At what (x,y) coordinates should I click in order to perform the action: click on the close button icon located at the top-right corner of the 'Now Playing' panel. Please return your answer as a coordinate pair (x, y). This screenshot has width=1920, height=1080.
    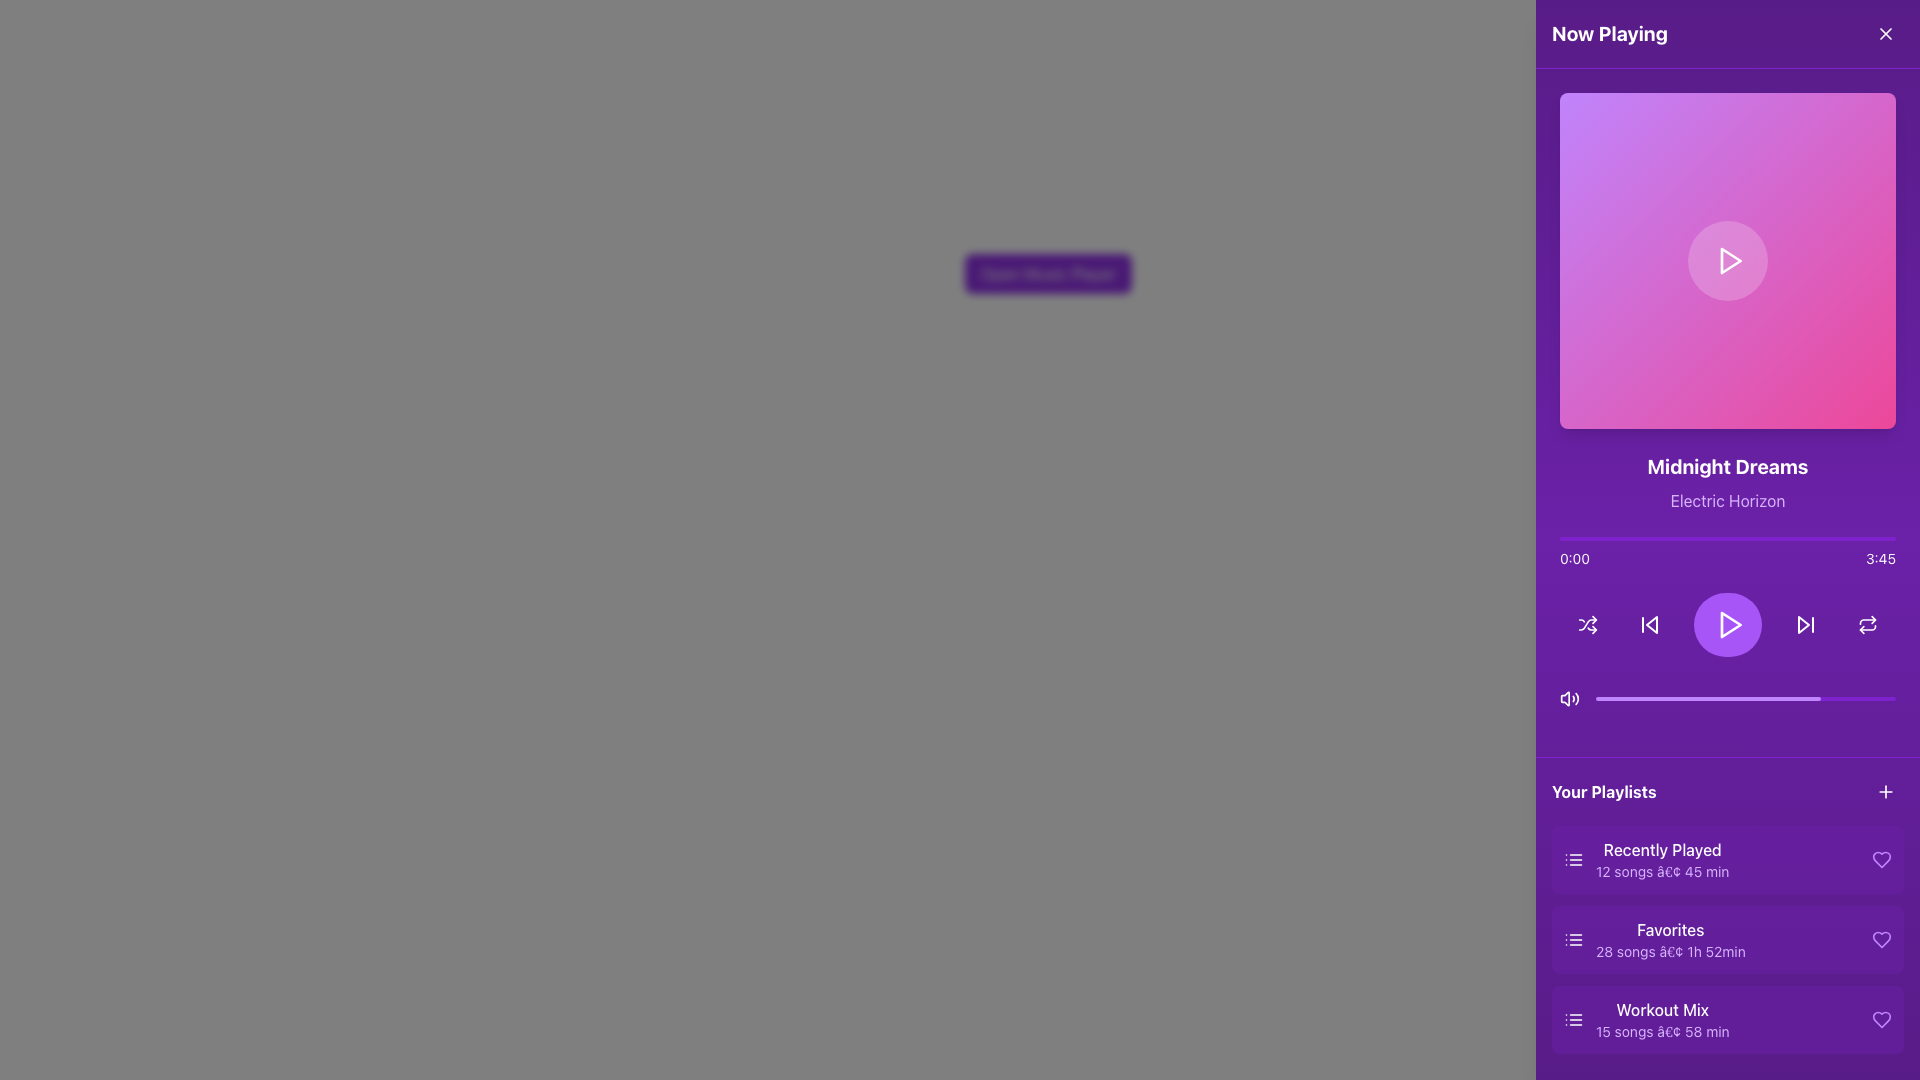
    Looking at the image, I should click on (1885, 34).